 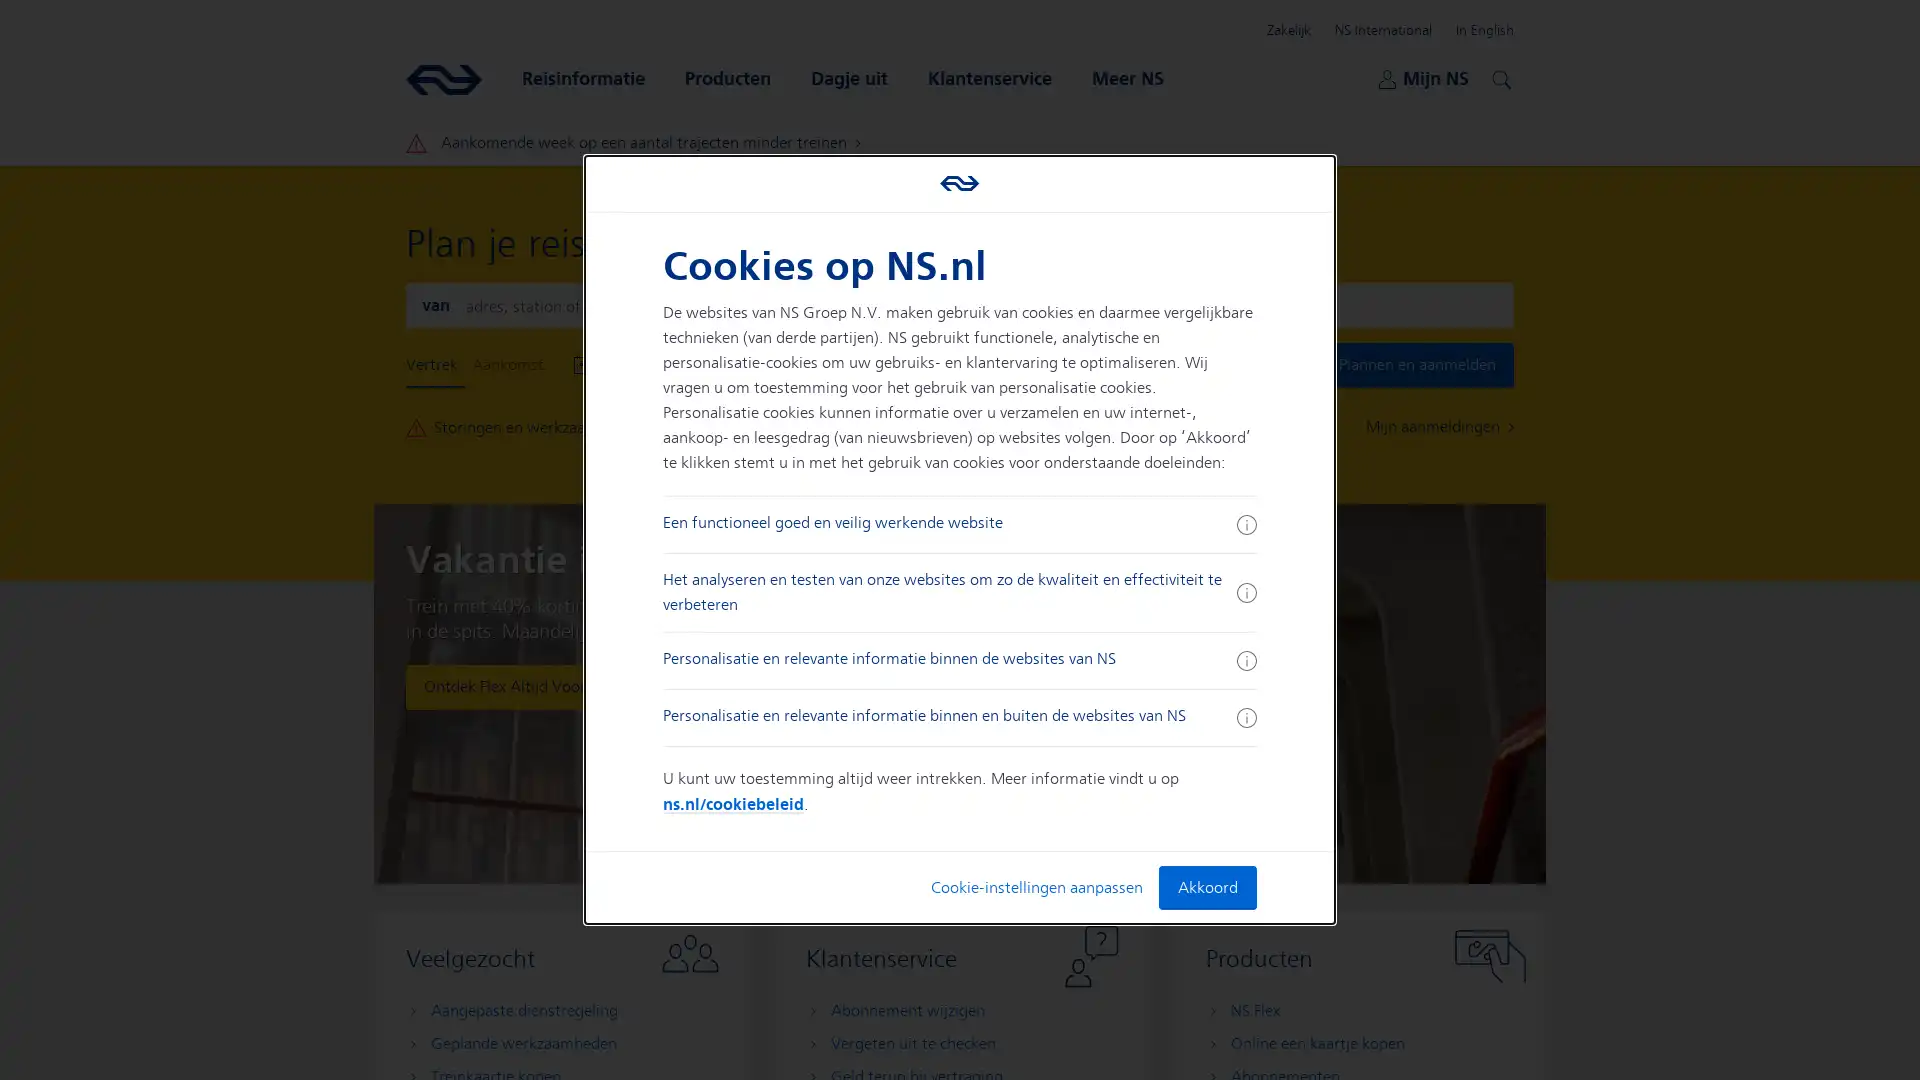 What do you see at coordinates (916, 365) in the screenshot?
I see `Toon Opties` at bounding box center [916, 365].